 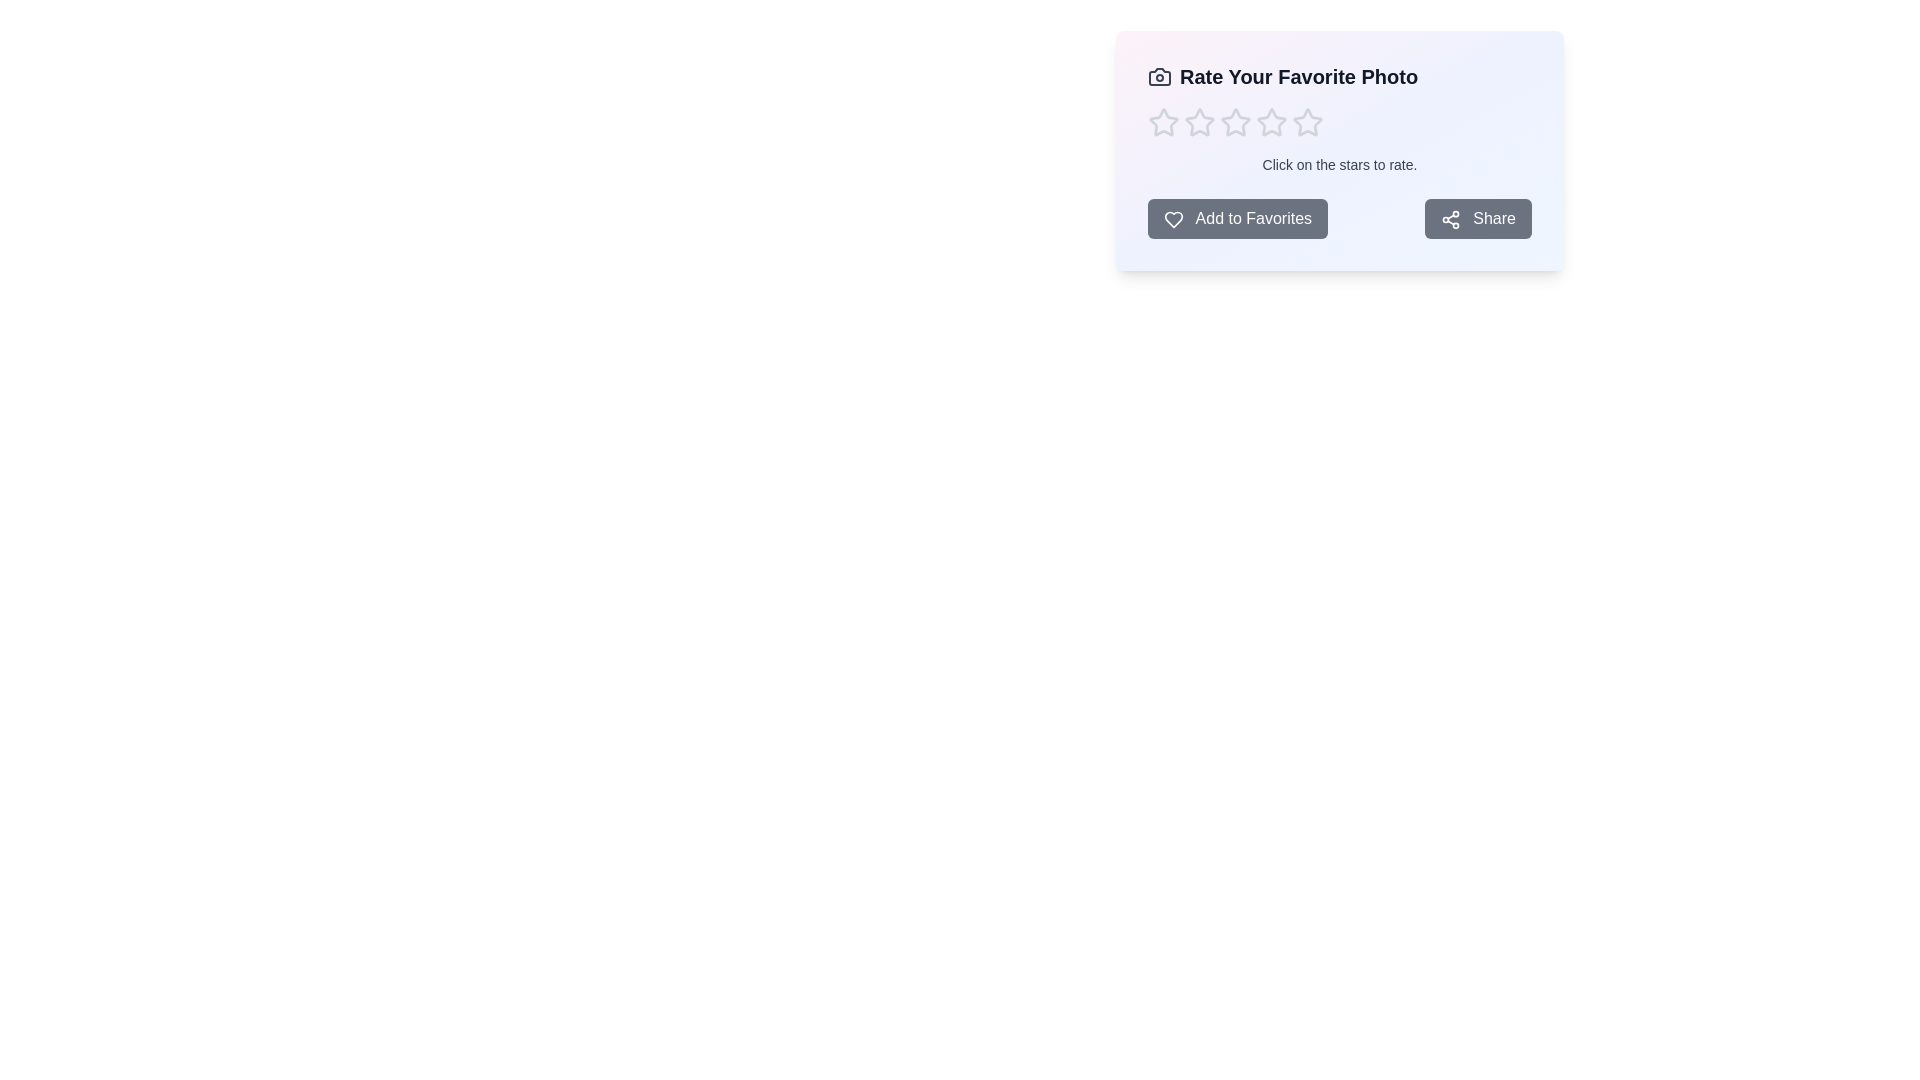 I want to click on the heart-shaped icon representing the 'Add to Favorites' button, located near the bottom-left corner of the modal, so click(x=1174, y=219).